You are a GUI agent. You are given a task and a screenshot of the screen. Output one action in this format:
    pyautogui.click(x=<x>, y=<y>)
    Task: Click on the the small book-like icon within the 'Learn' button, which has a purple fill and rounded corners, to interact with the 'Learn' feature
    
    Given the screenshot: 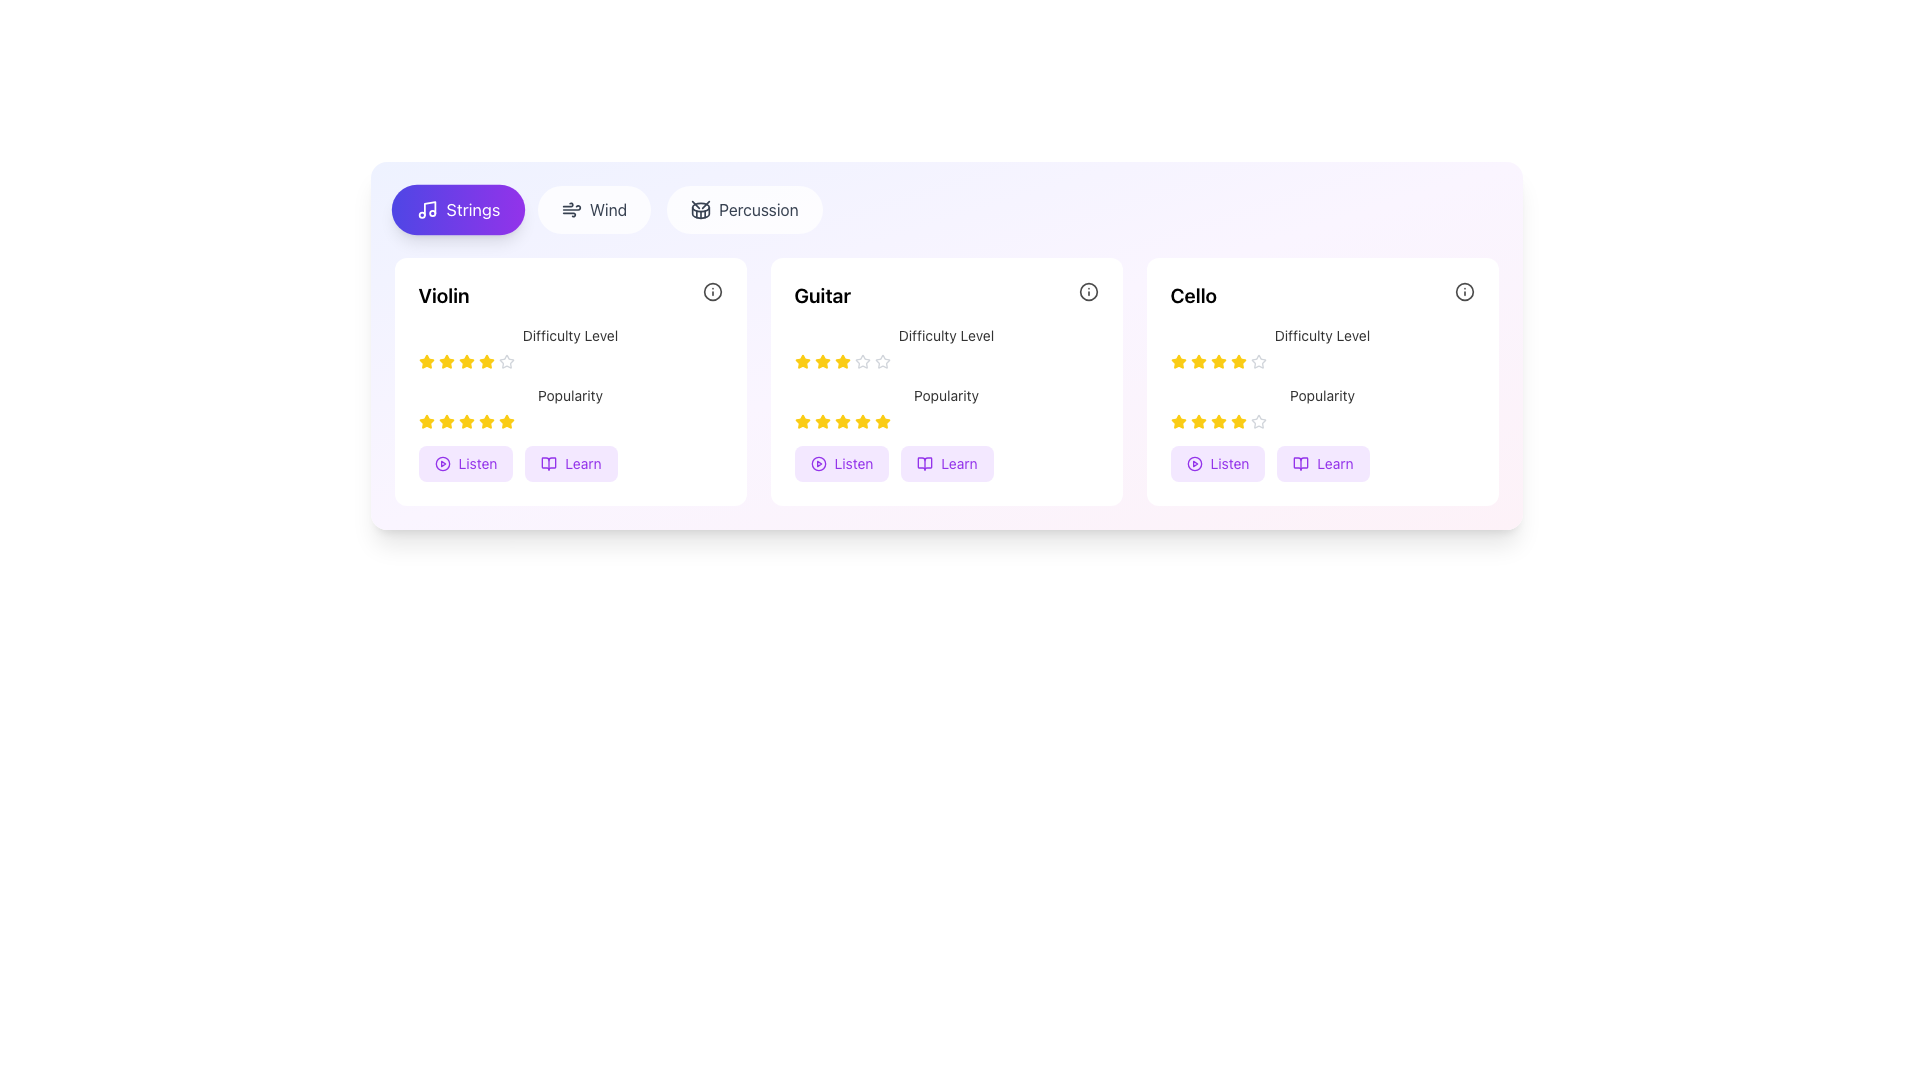 What is the action you would take?
    pyautogui.click(x=924, y=463)
    